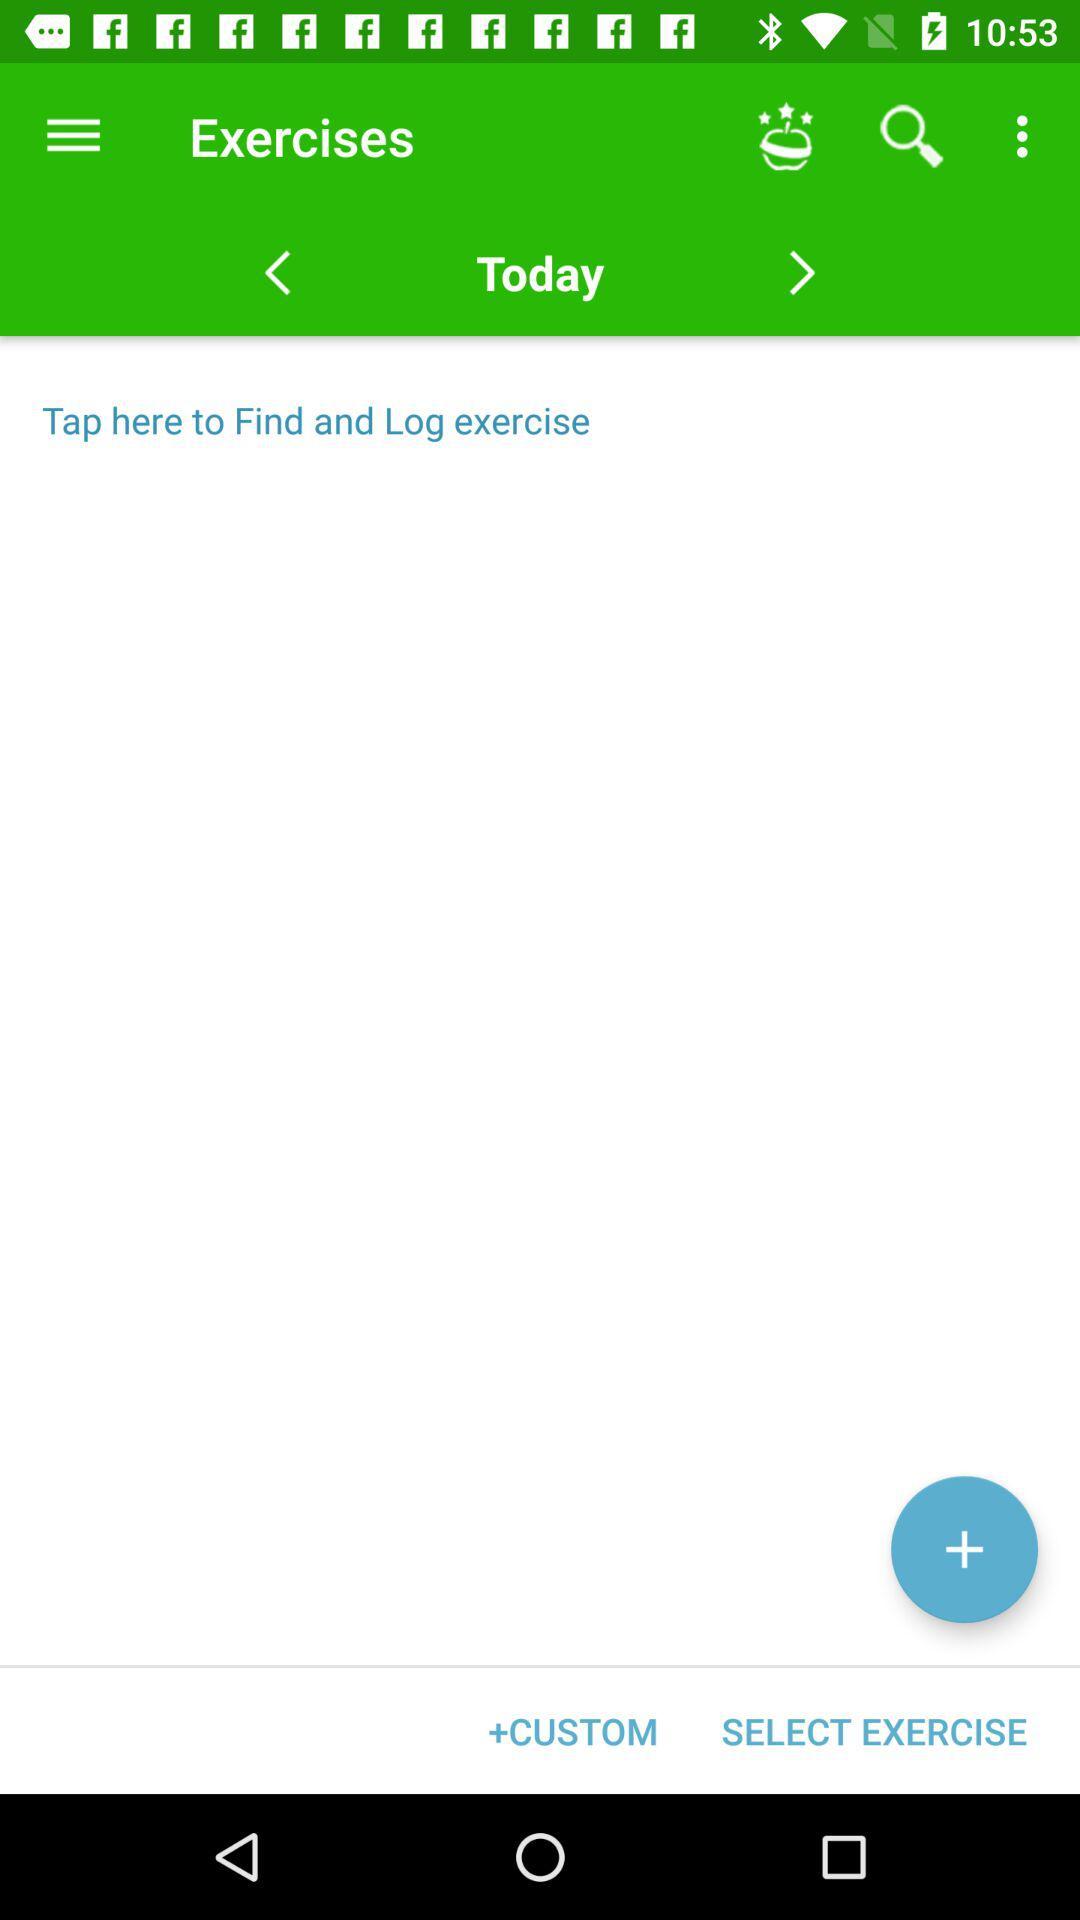 The height and width of the screenshot is (1920, 1080). I want to click on more option on the top right corner, so click(1027, 136).